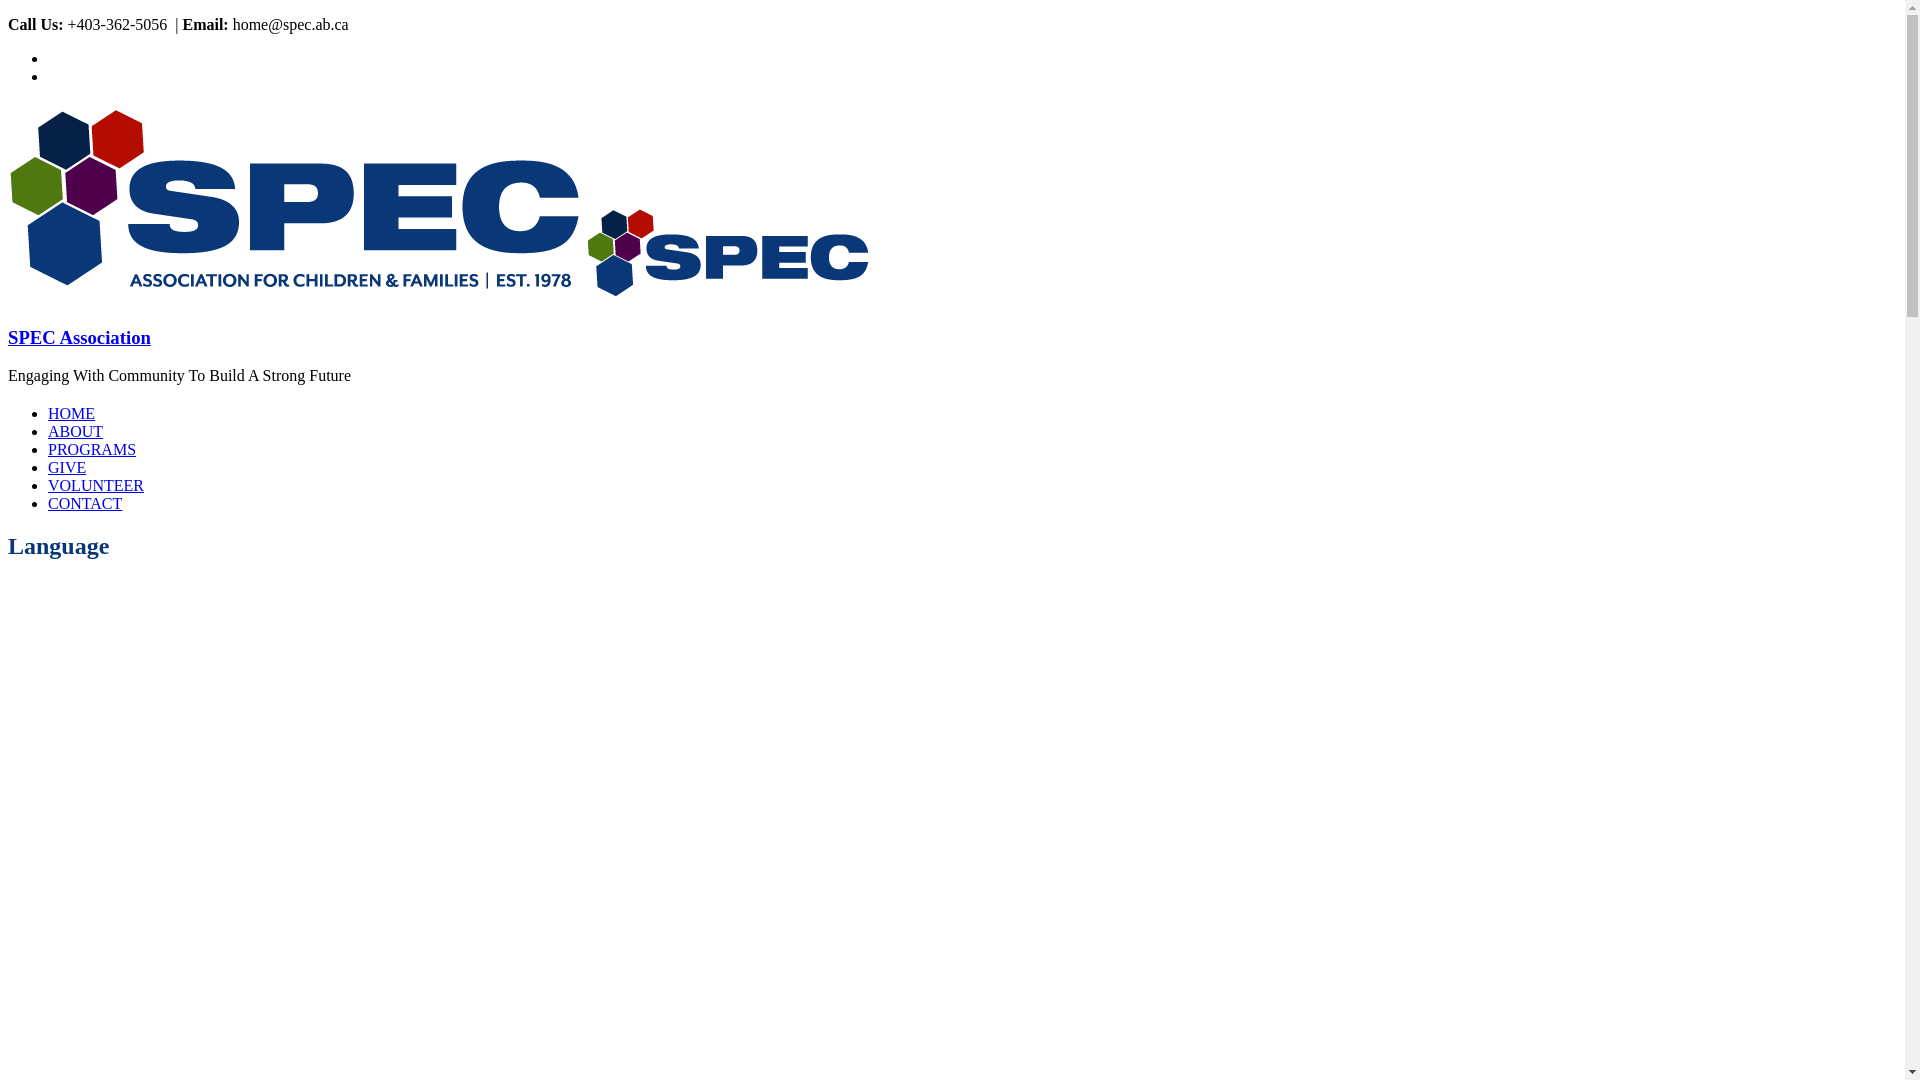 Image resolution: width=1920 pixels, height=1080 pixels. I want to click on 'SPEC Association', so click(79, 336).